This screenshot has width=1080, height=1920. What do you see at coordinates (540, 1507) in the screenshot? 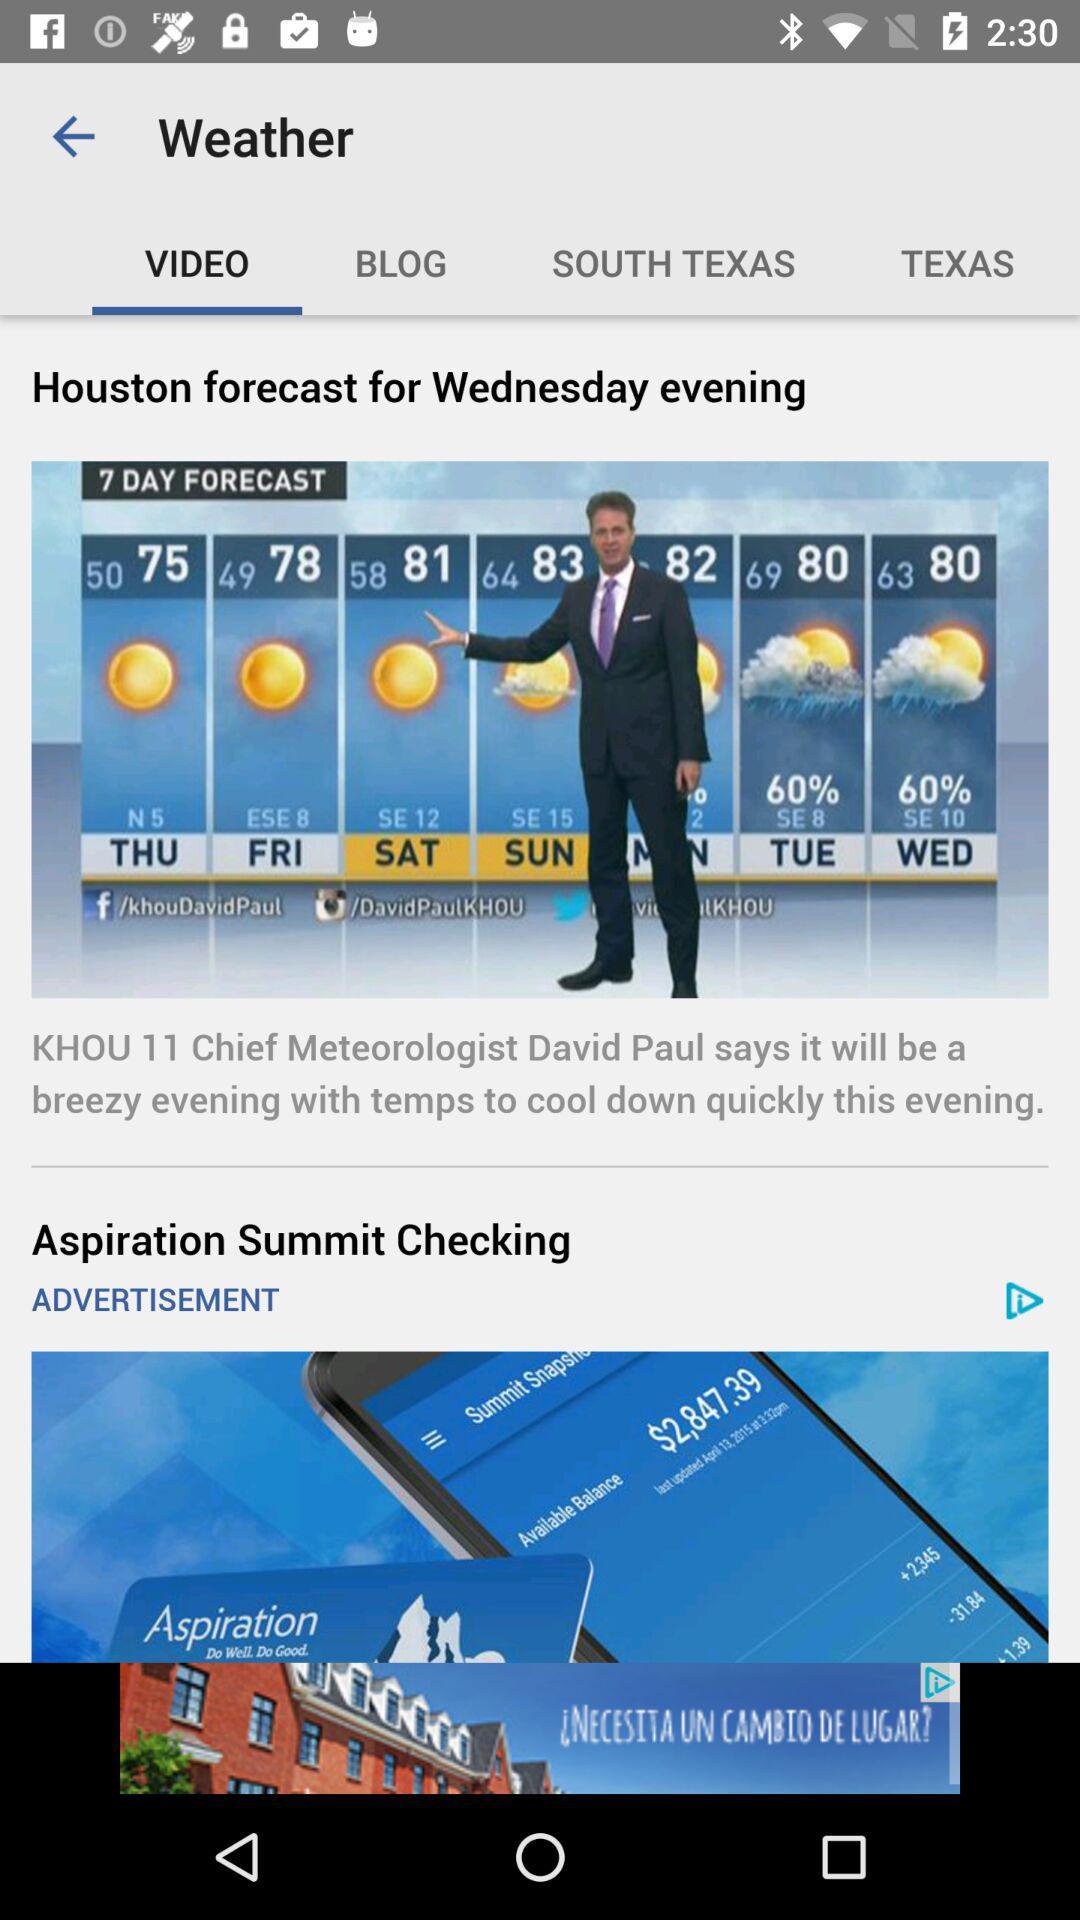
I see `advertisement display` at bounding box center [540, 1507].